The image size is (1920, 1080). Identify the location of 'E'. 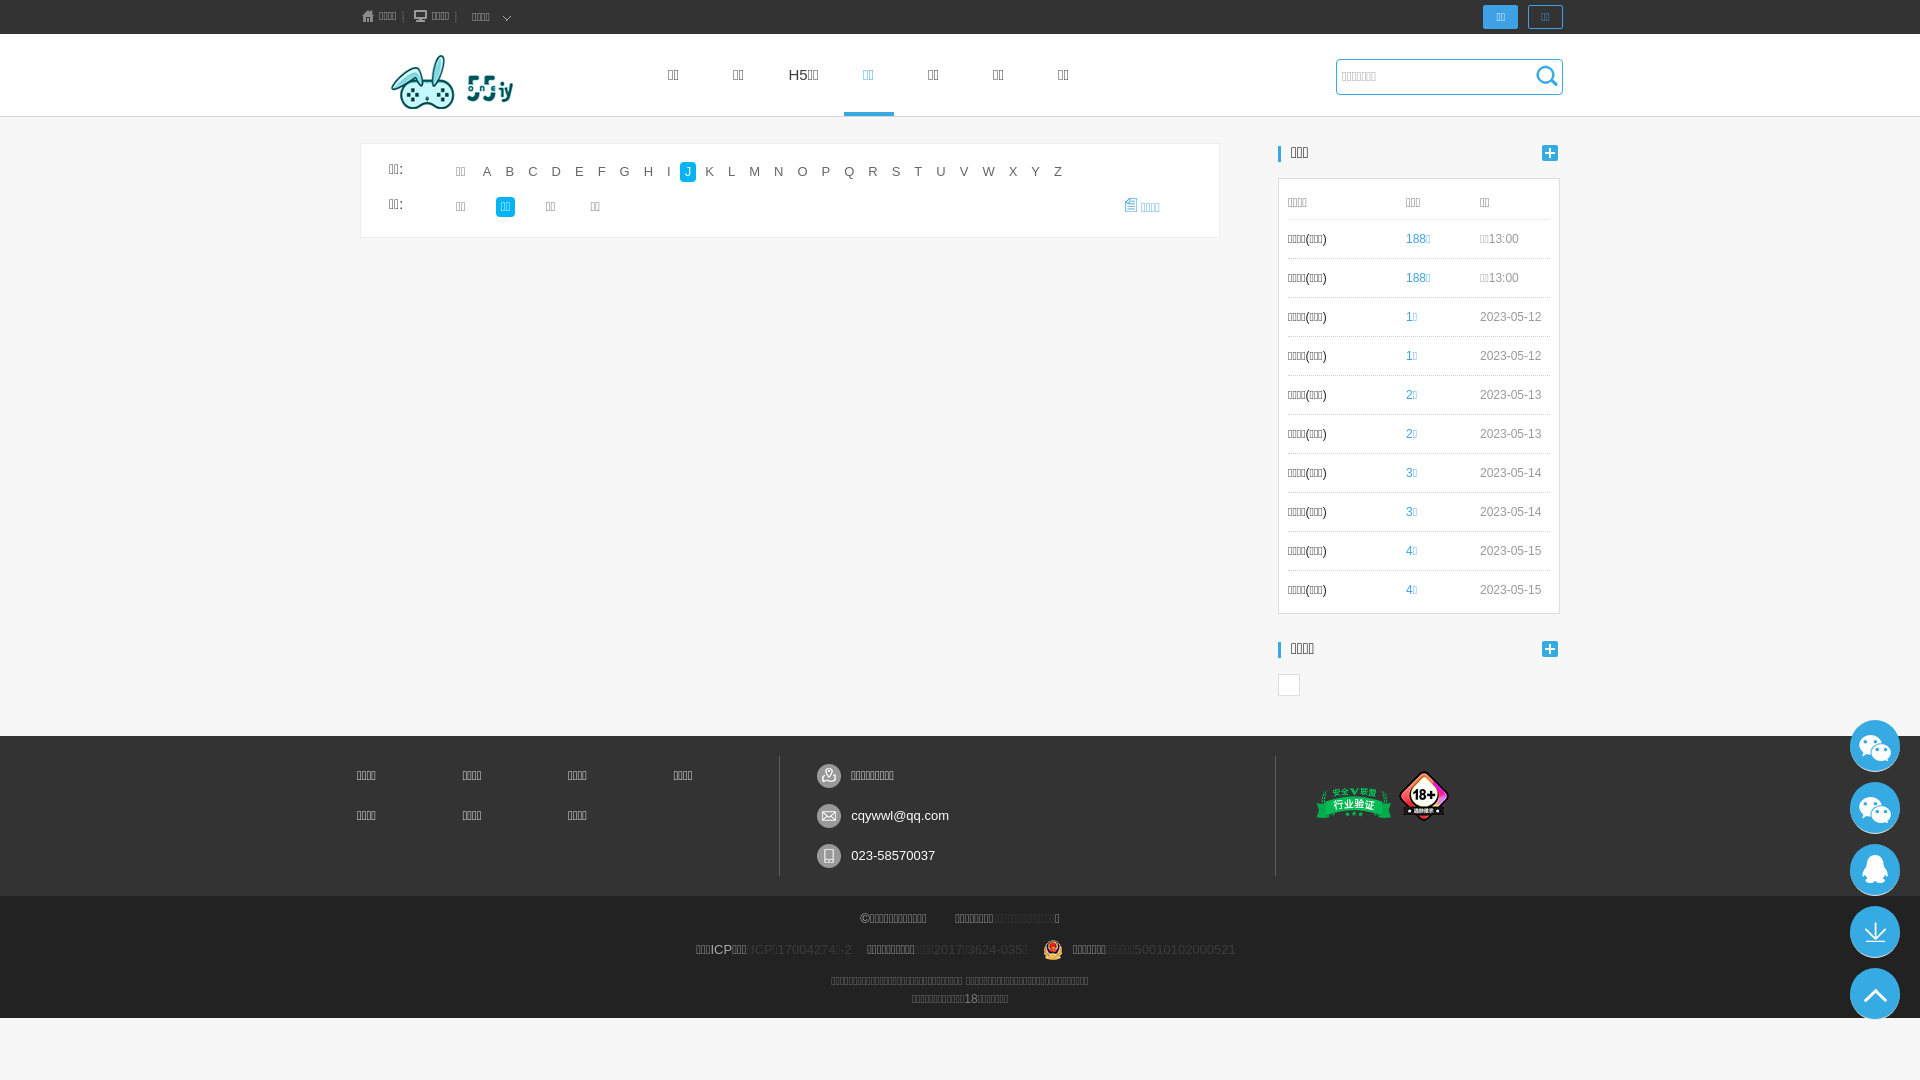
(578, 171).